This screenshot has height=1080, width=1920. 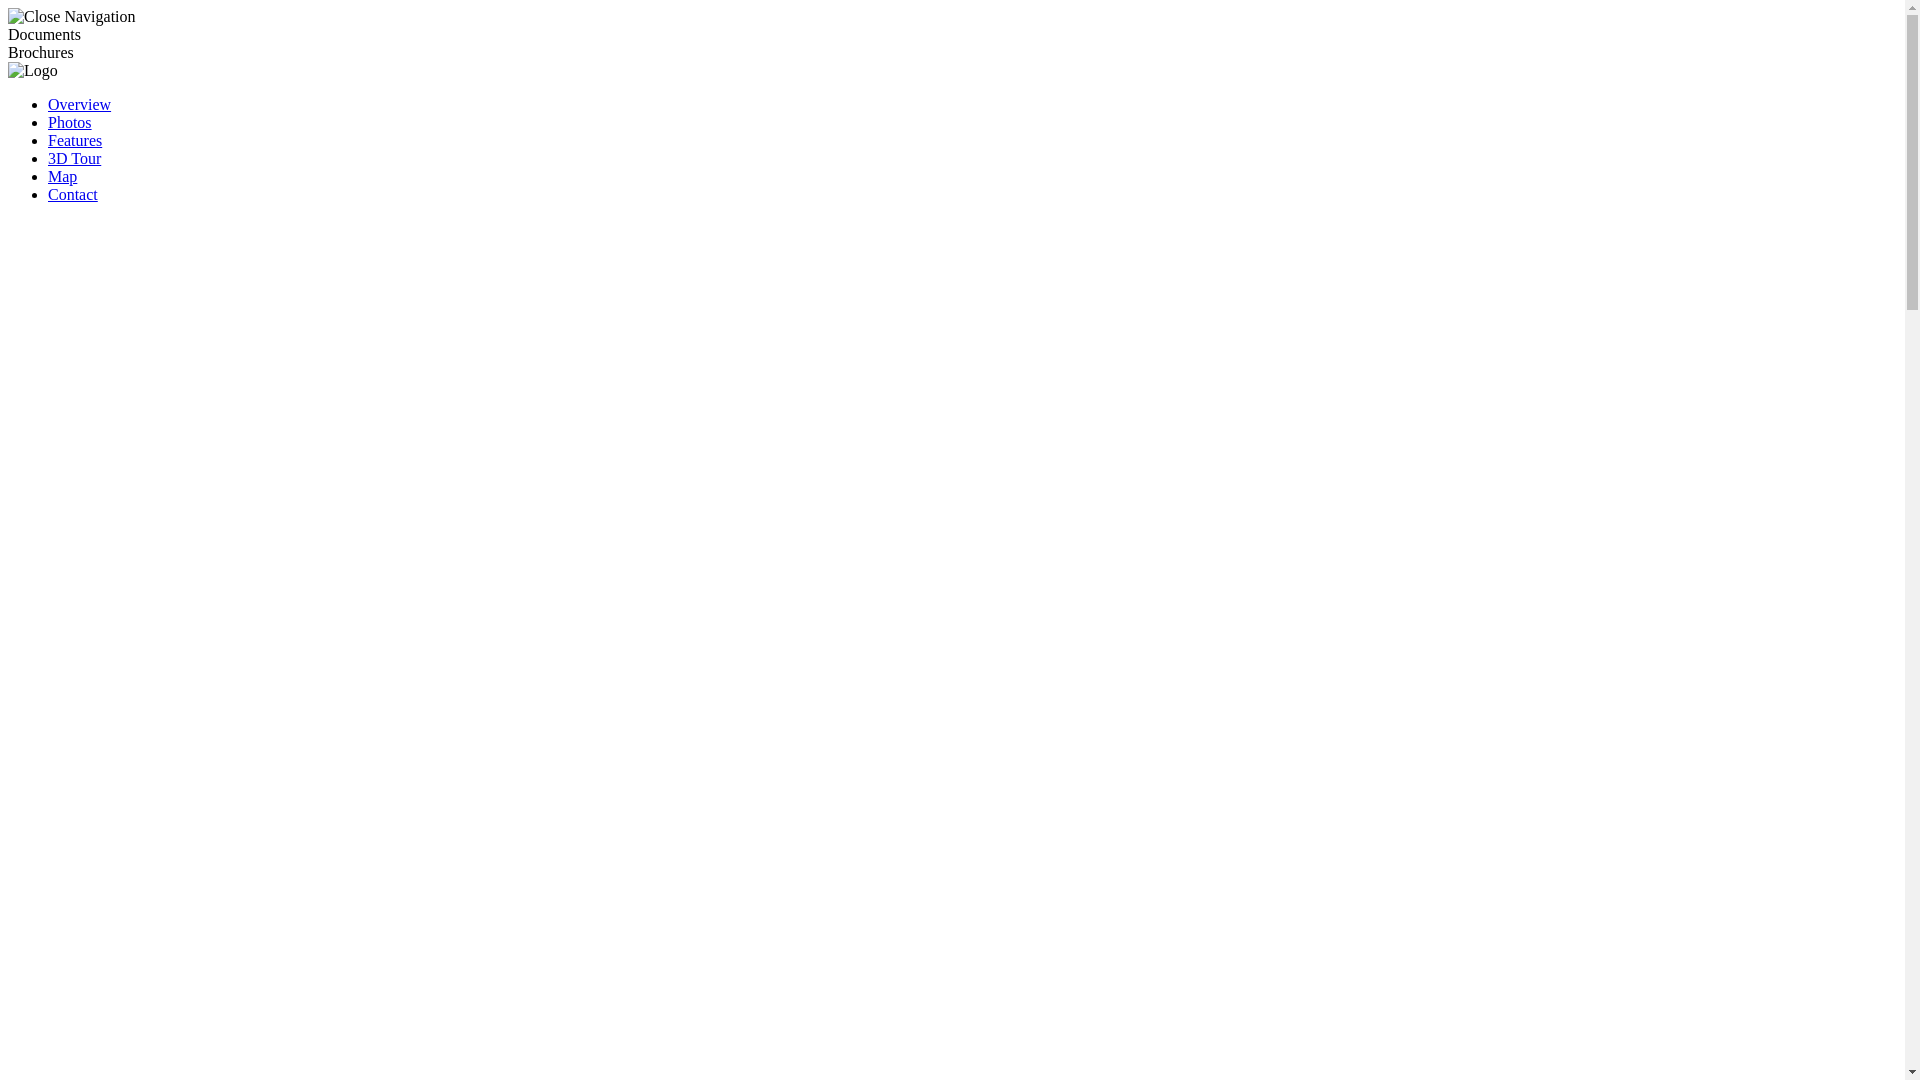 I want to click on 'Contact', so click(x=72, y=194).